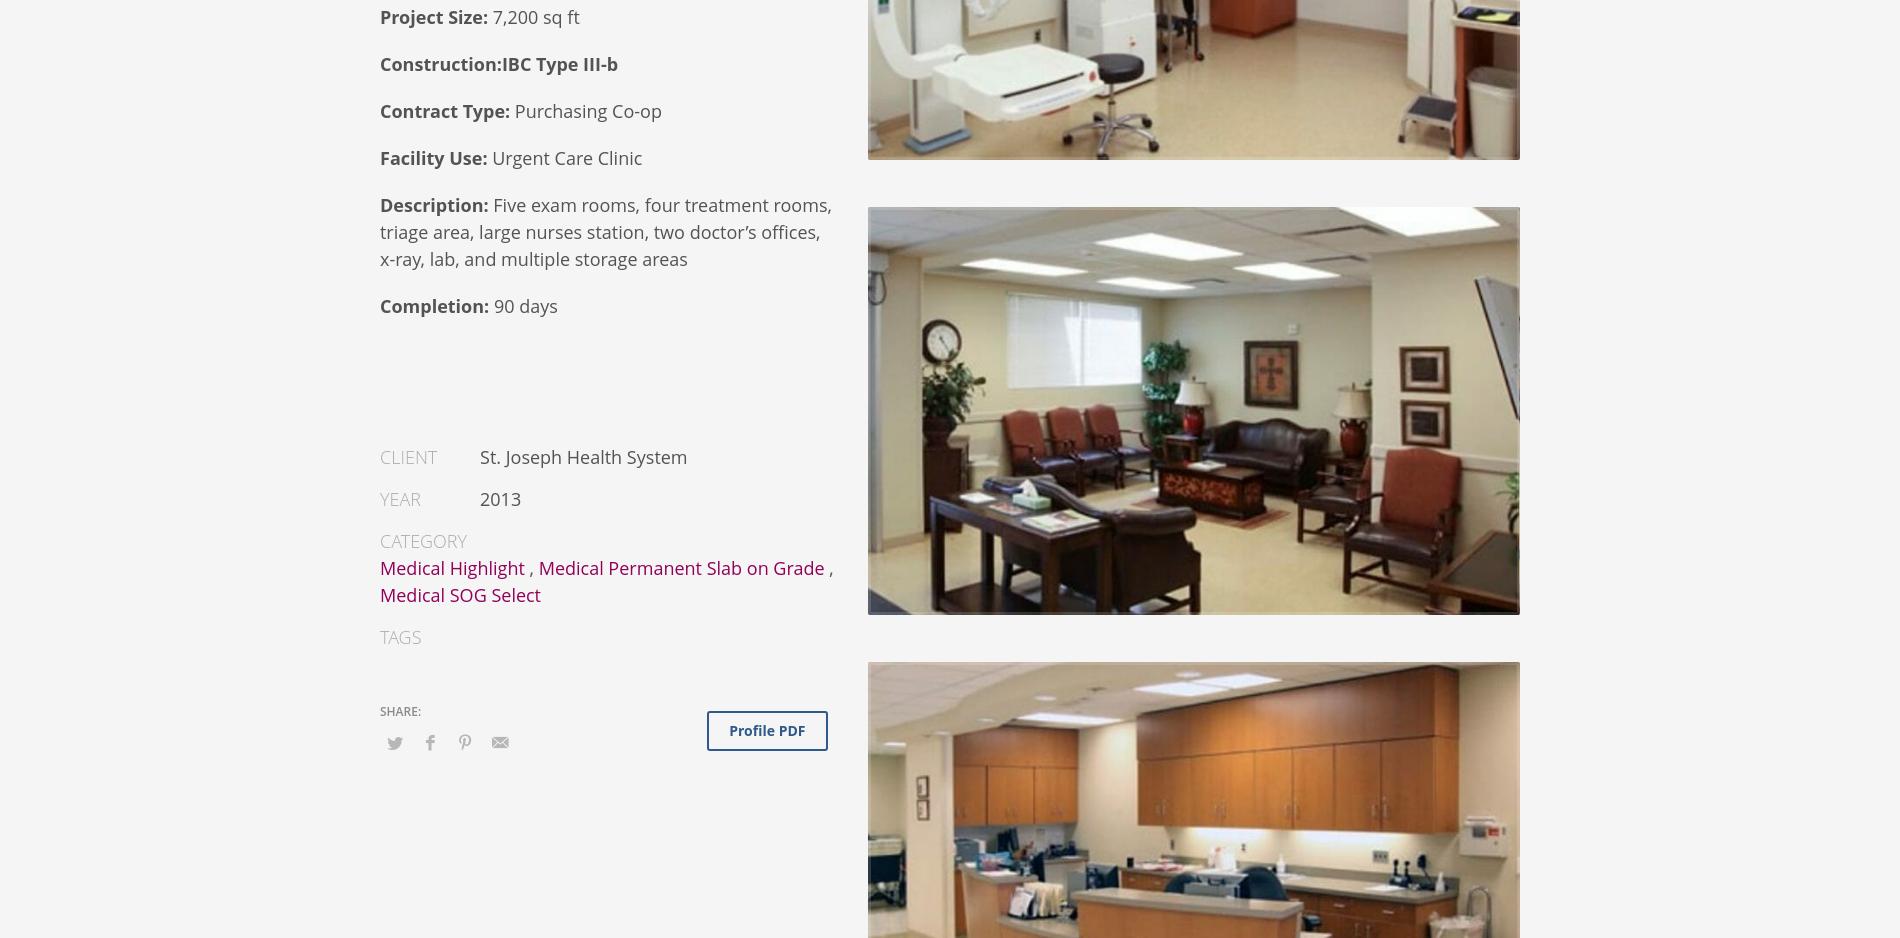 Image resolution: width=1900 pixels, height=938 pixels. Describe the element at coordinates (432, 157) in the screenshot. I see `'Facility Use:'` at that location.